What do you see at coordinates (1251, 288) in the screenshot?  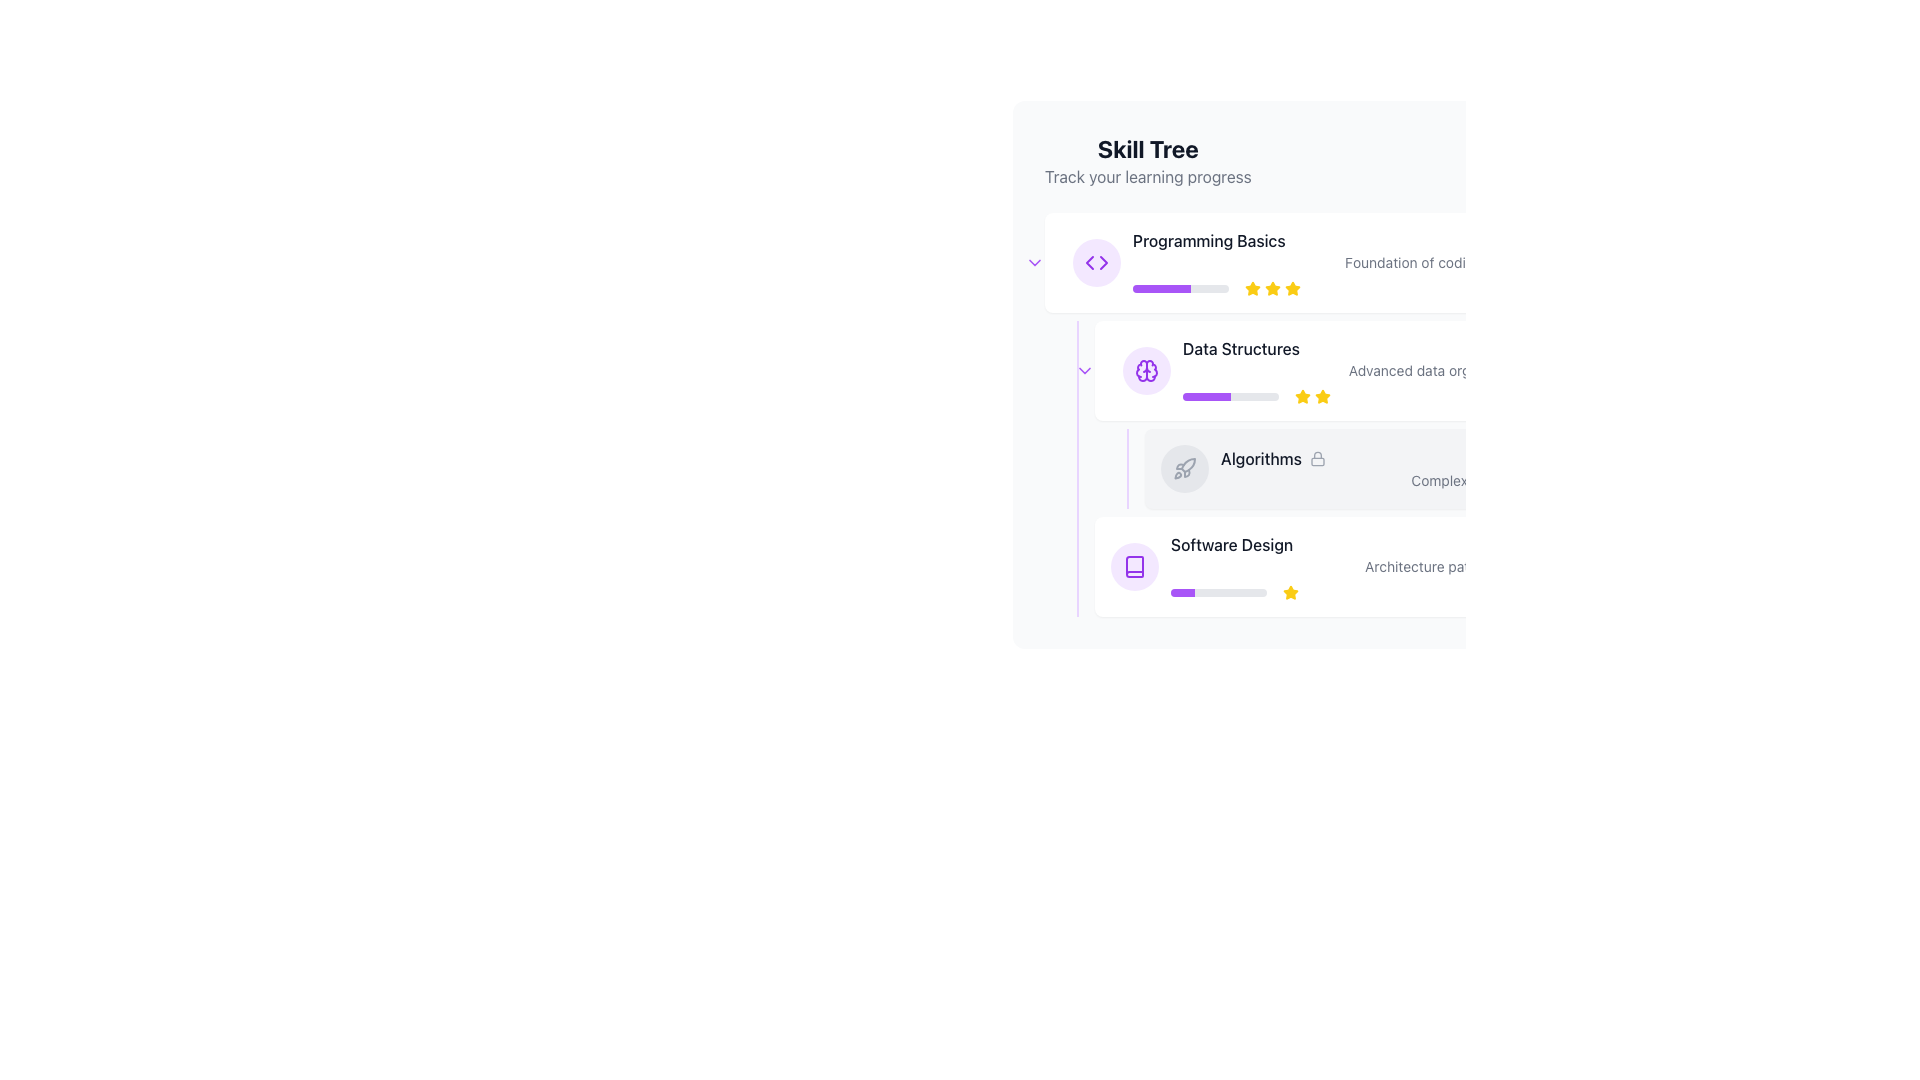 I see `the first yellow rating star in the Programming Basics section` at bounding box center [1251, 288].